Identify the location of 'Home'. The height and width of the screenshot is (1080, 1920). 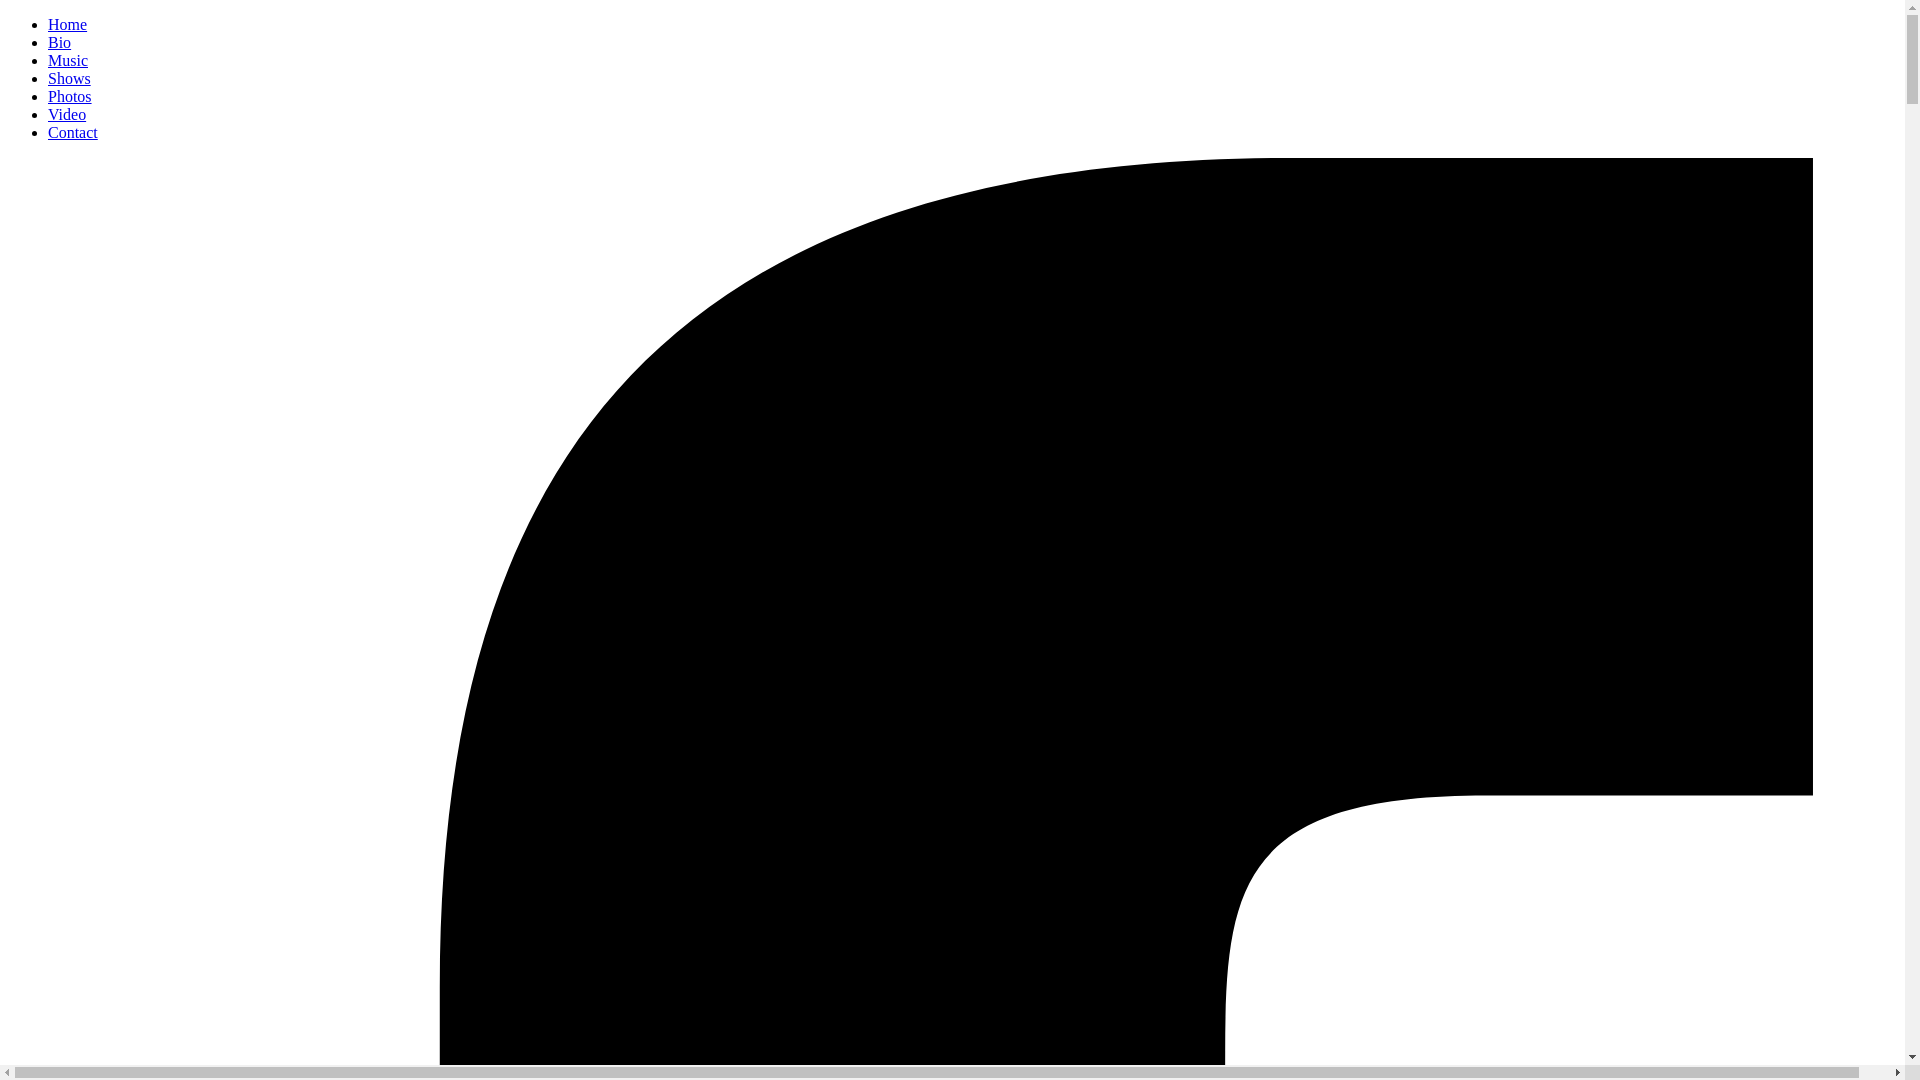
(67, 24).